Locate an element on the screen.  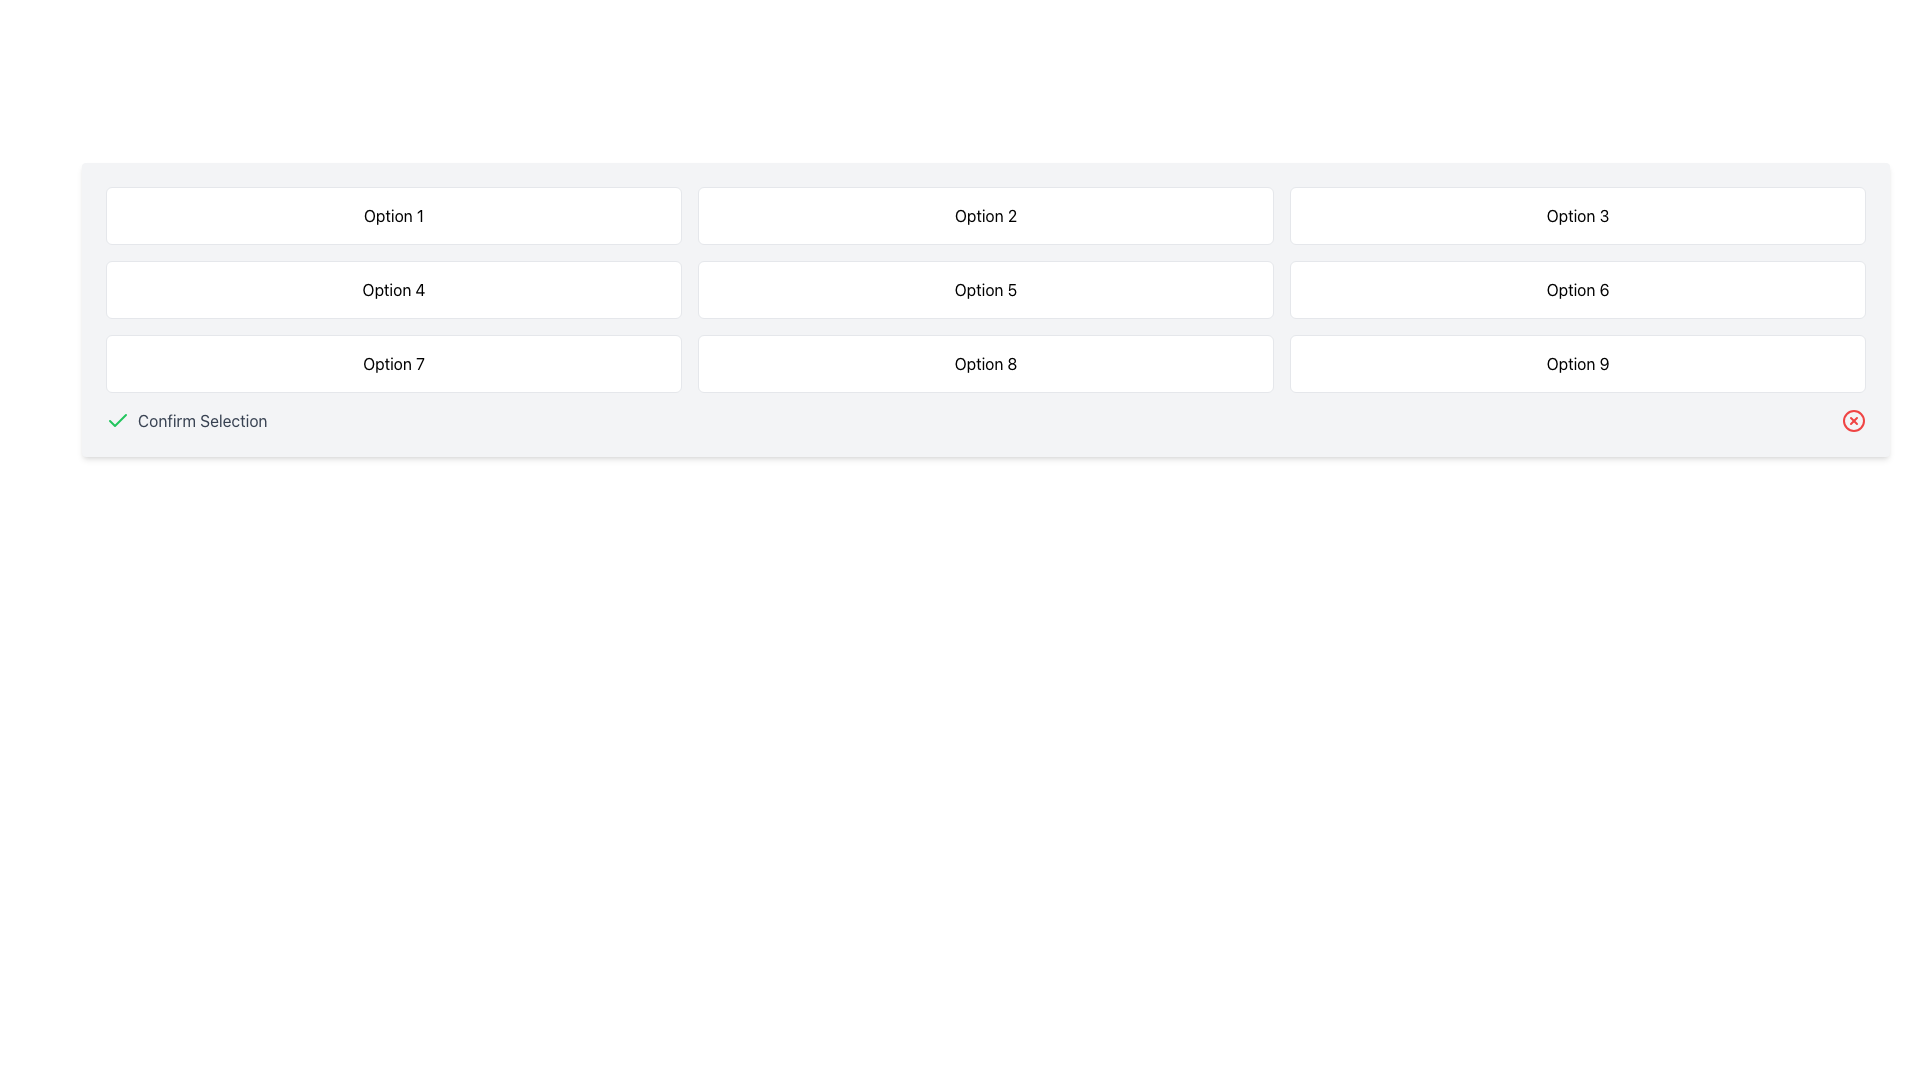
the rectangular button with rounded corners labeled 'Option 9' is located at coordinates (1577, 363).